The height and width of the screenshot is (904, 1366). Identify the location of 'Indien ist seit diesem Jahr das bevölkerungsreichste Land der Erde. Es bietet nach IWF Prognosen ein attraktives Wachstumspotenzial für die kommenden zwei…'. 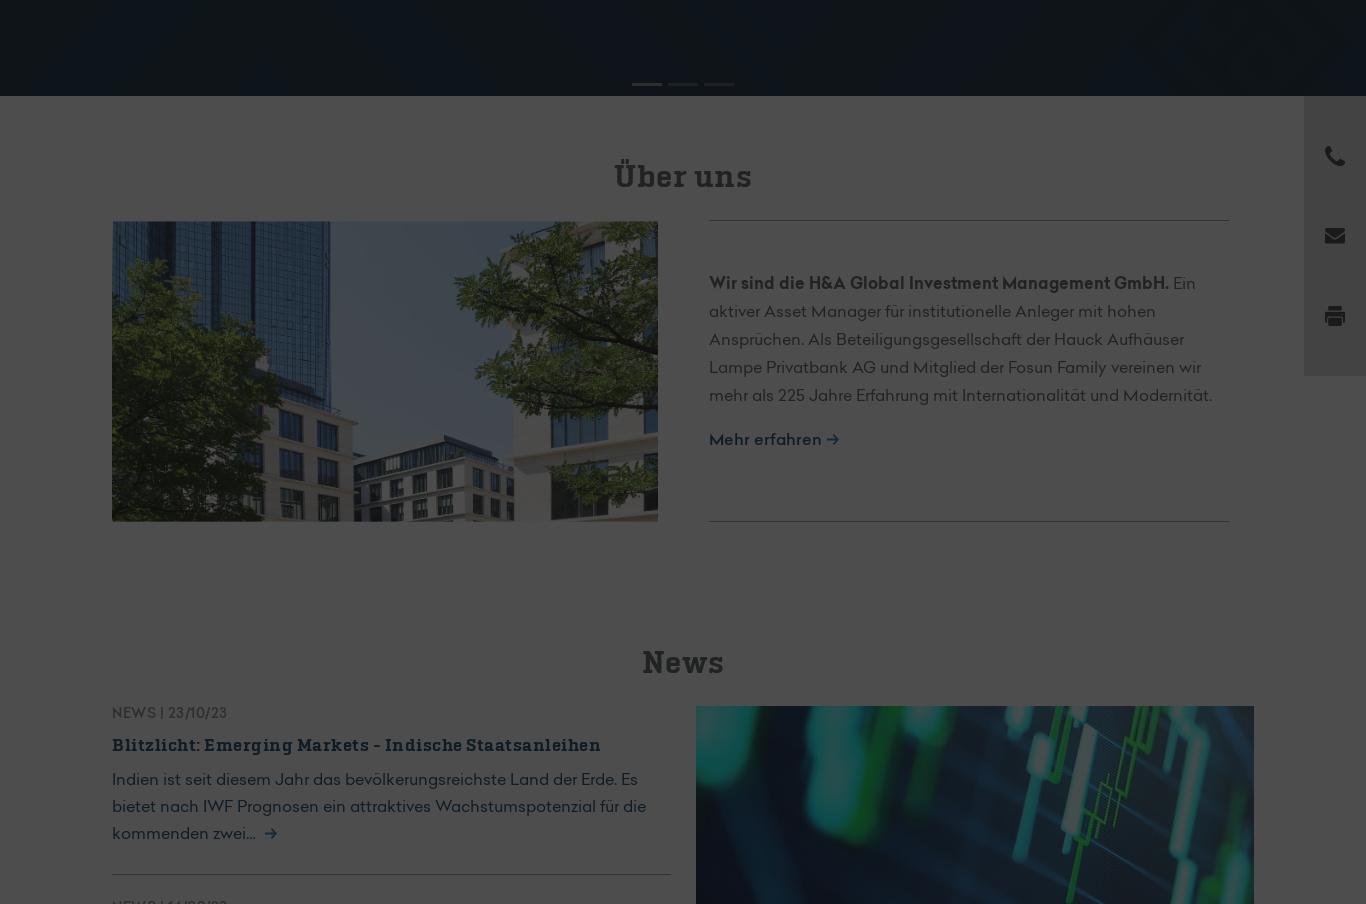
(378, 806).